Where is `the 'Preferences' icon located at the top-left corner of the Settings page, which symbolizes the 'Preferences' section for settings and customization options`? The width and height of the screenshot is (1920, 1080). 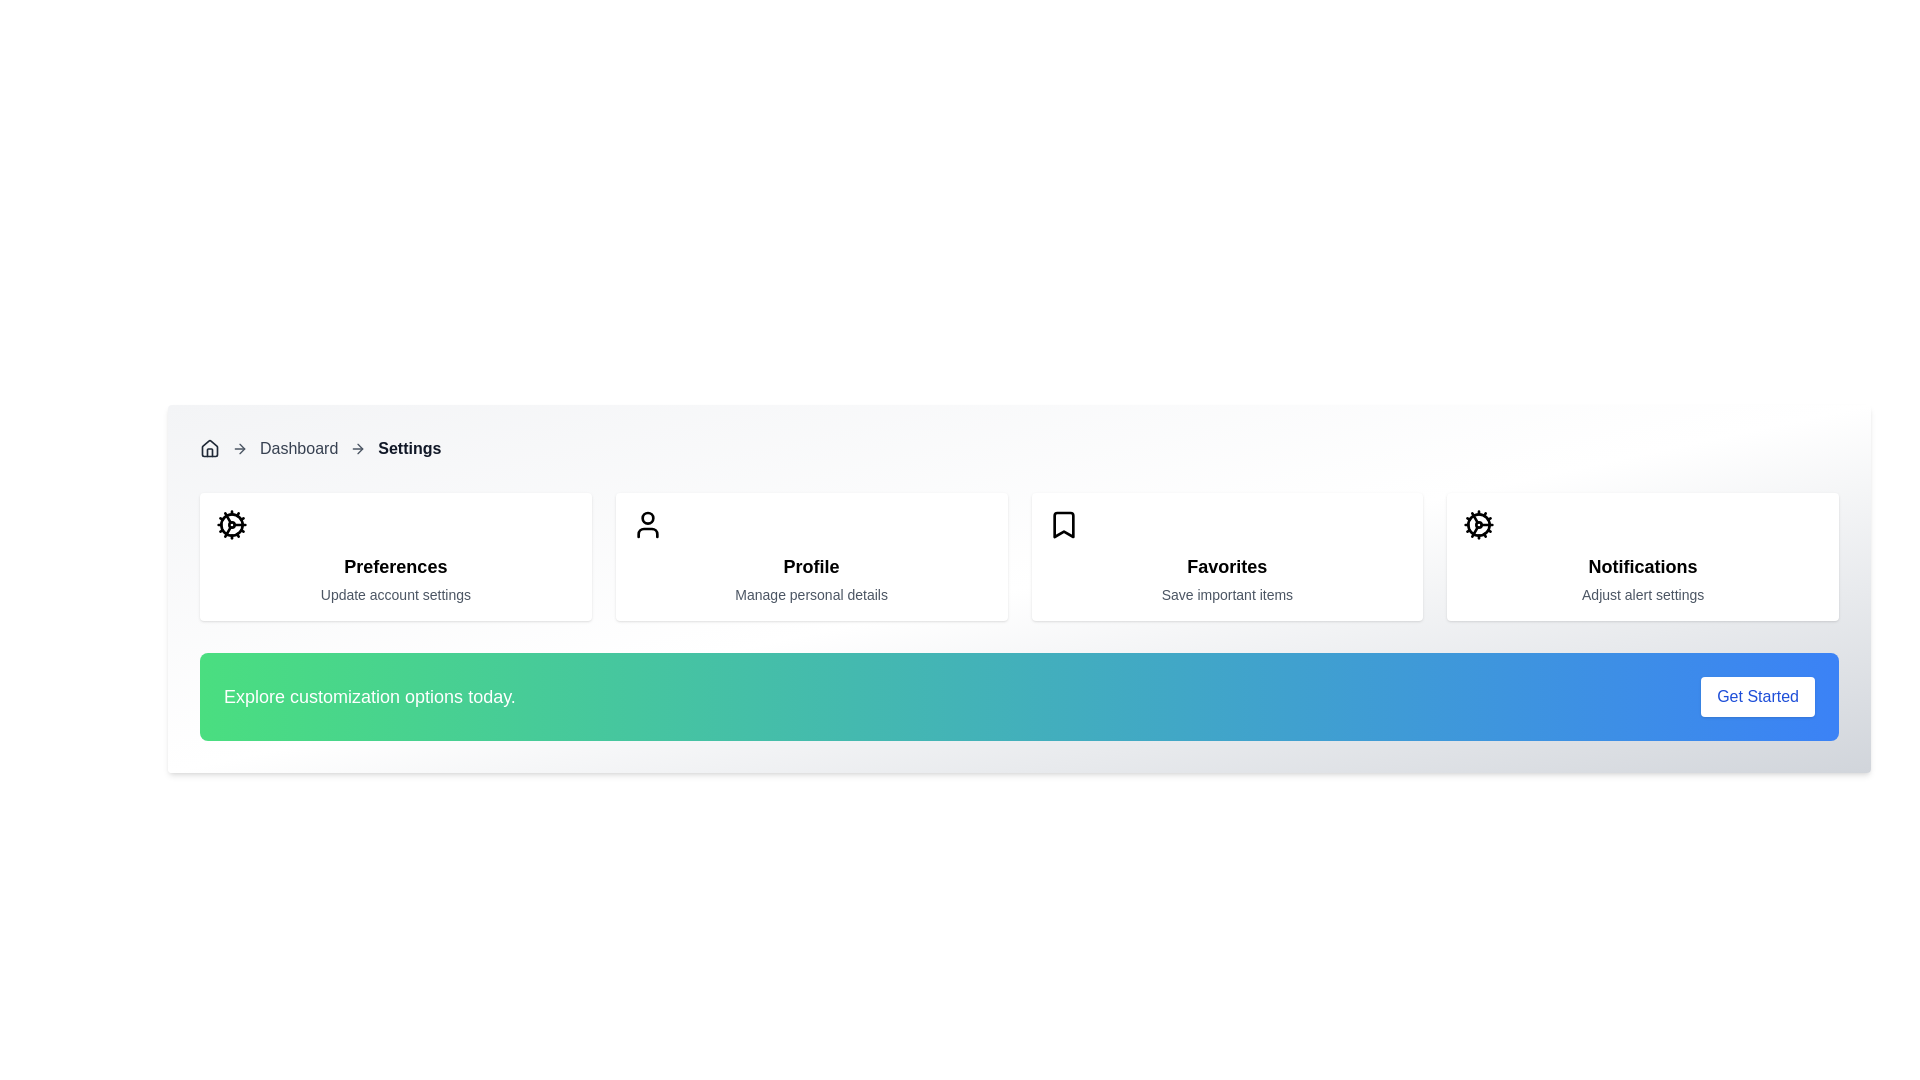 the 'Preferences' icon located at the top-left corner of the Settings page, which symbolizes the 'Preferences' section for settings and customization options is located at coordinates (231, 523).